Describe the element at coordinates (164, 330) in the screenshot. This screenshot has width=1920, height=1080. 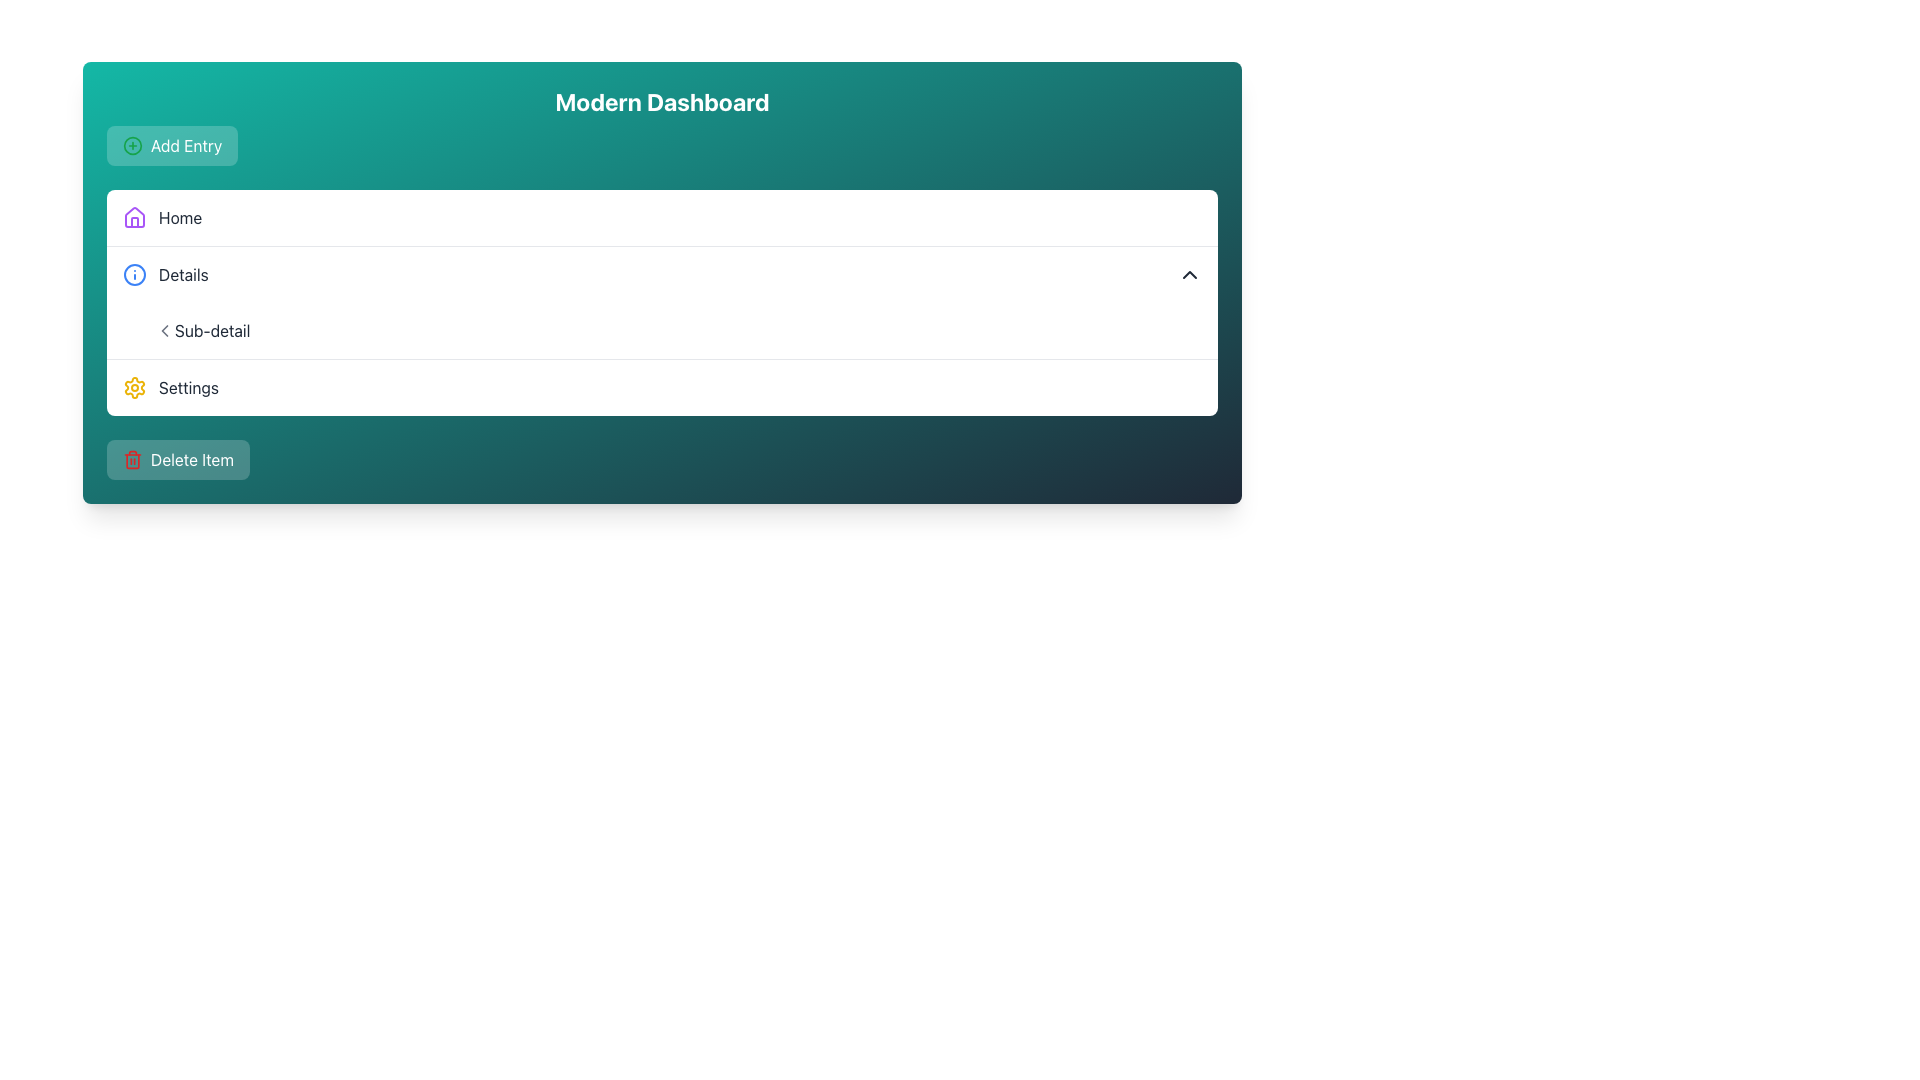
I see `the navigational icon located inside the 'Sub-detail' row at the far left, immediately preceding the text label` at that location.